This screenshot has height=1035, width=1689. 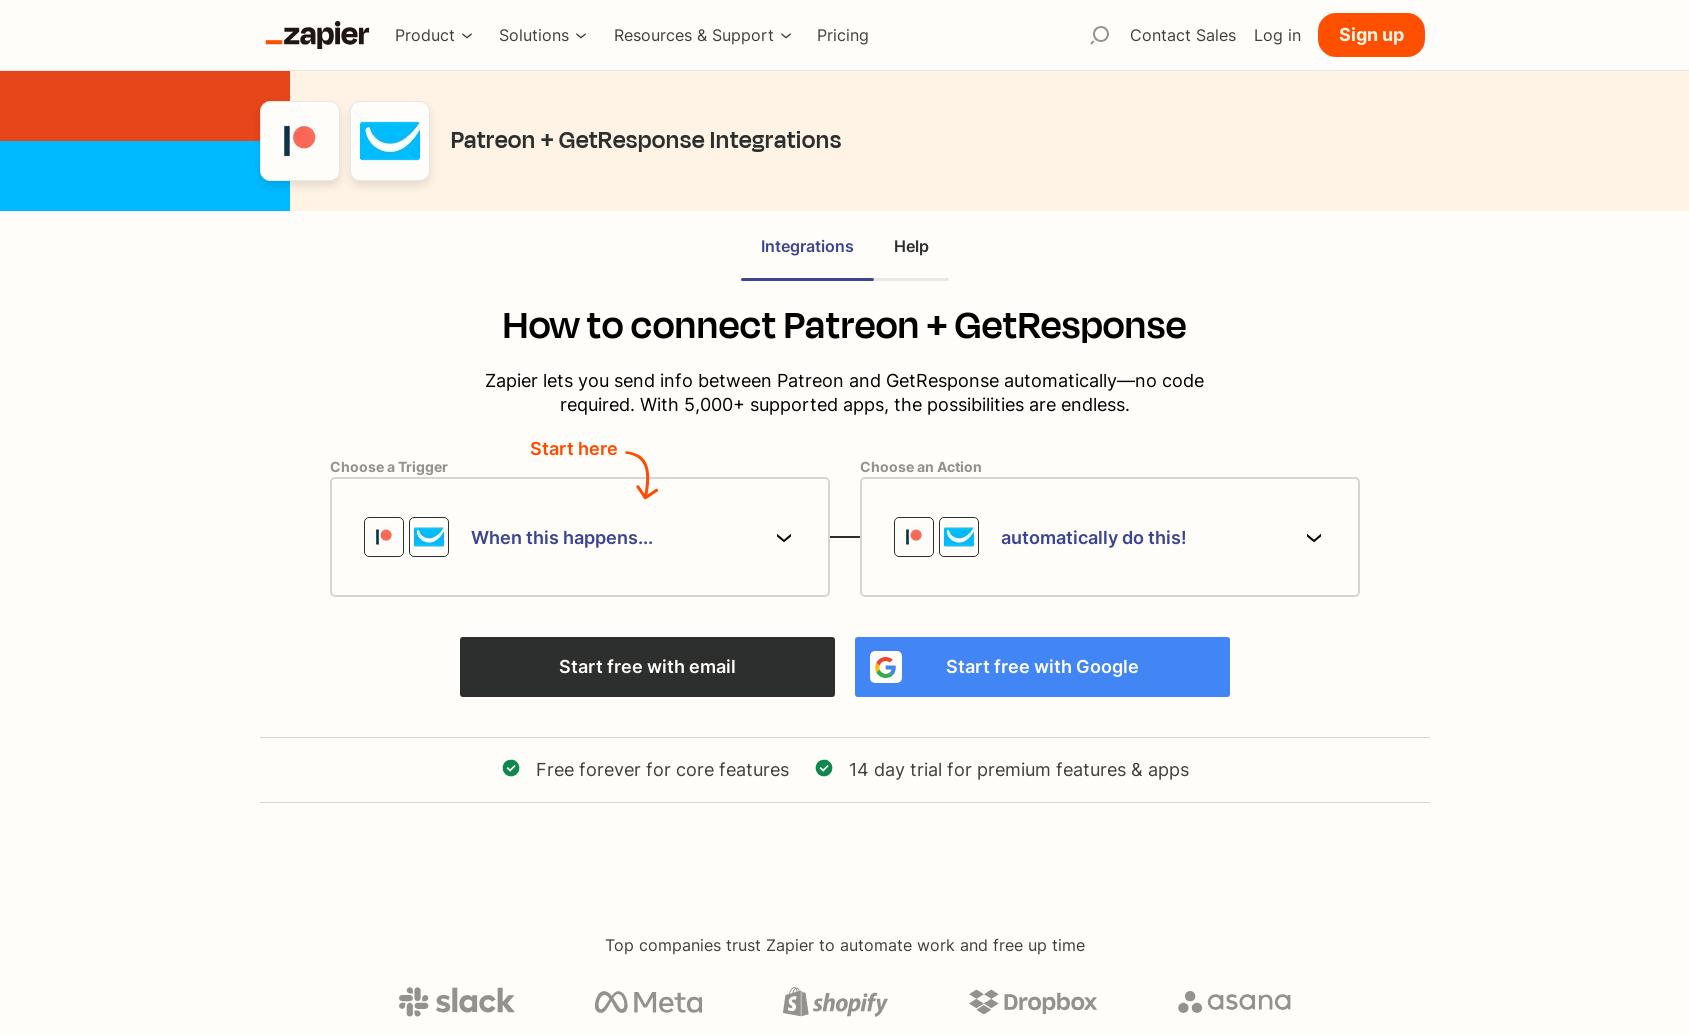 I want to click on 'Free forever', so click(x=535, y=768).